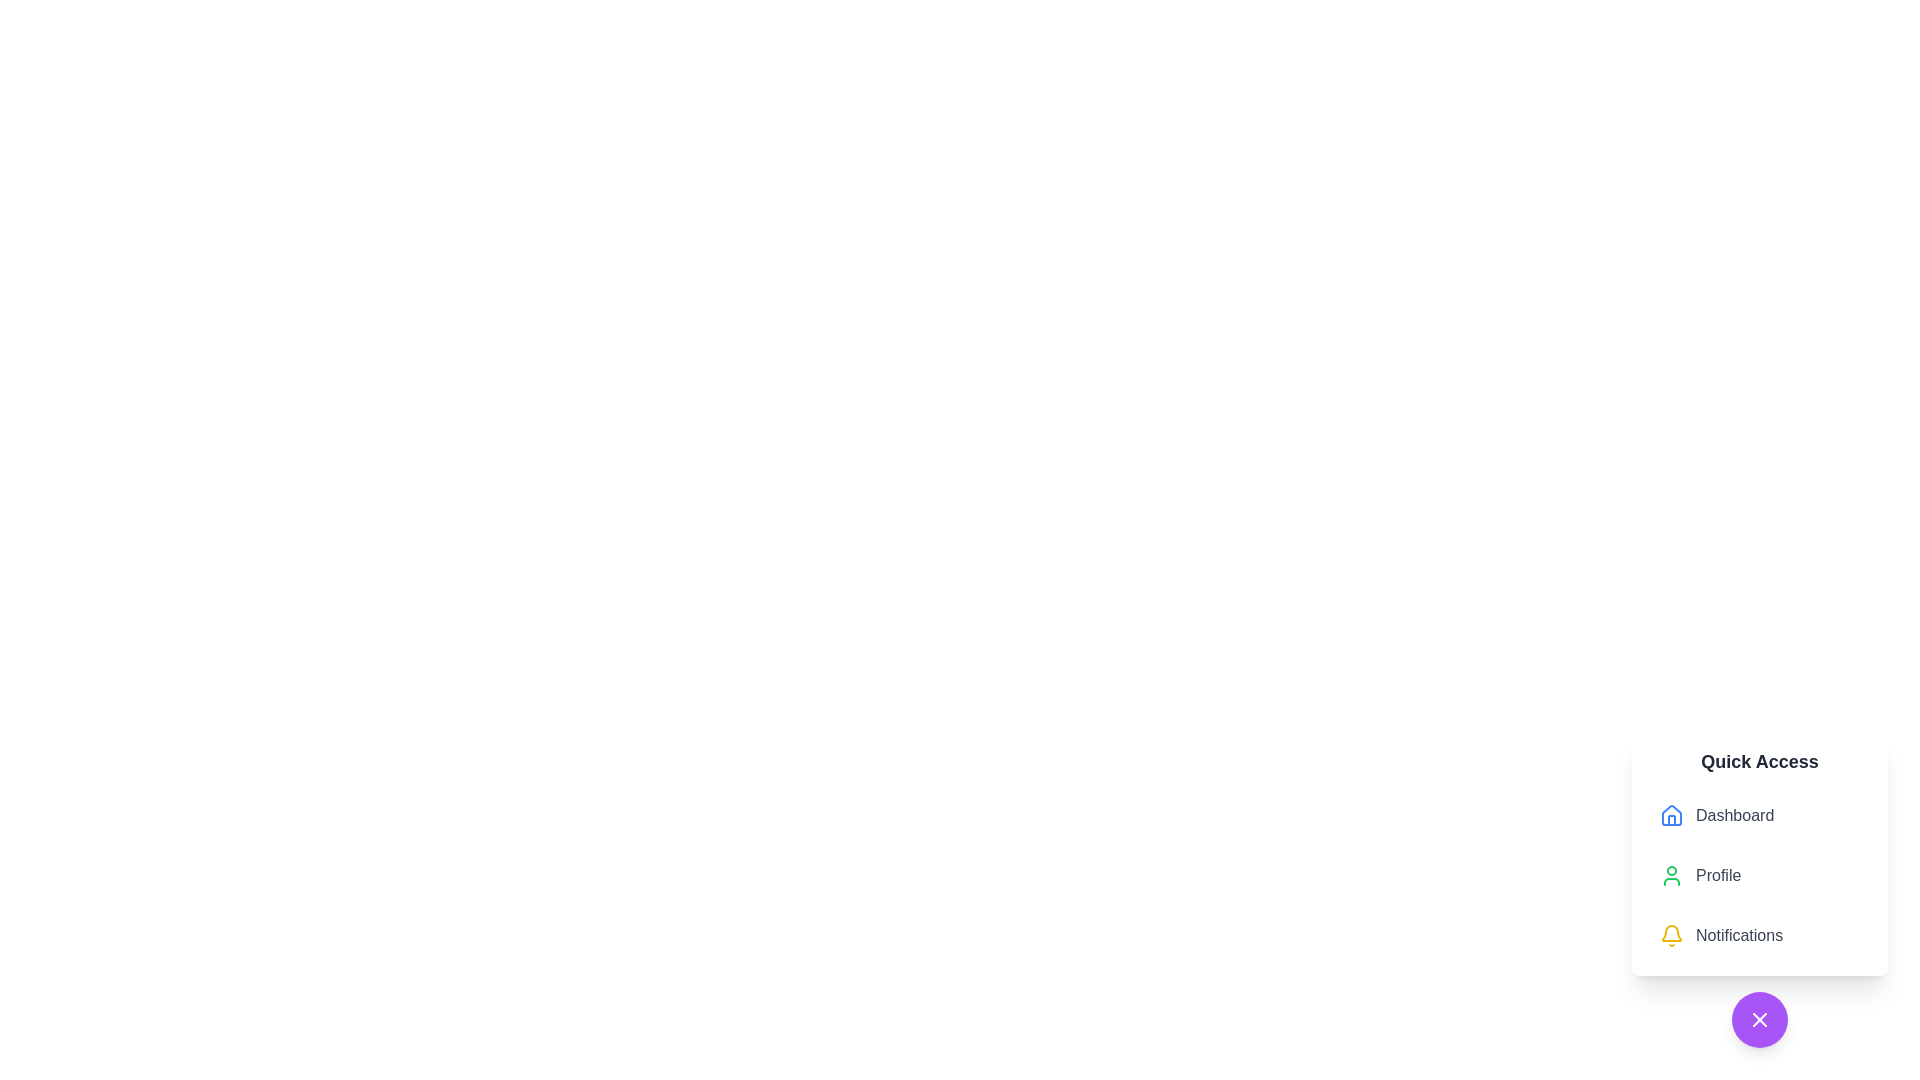 The width and height of the screenshot is (1920, 1080). I want to click on the 'Profile' list item, which is the second item in the 'Quick Access' menu, so click(1760, 889).